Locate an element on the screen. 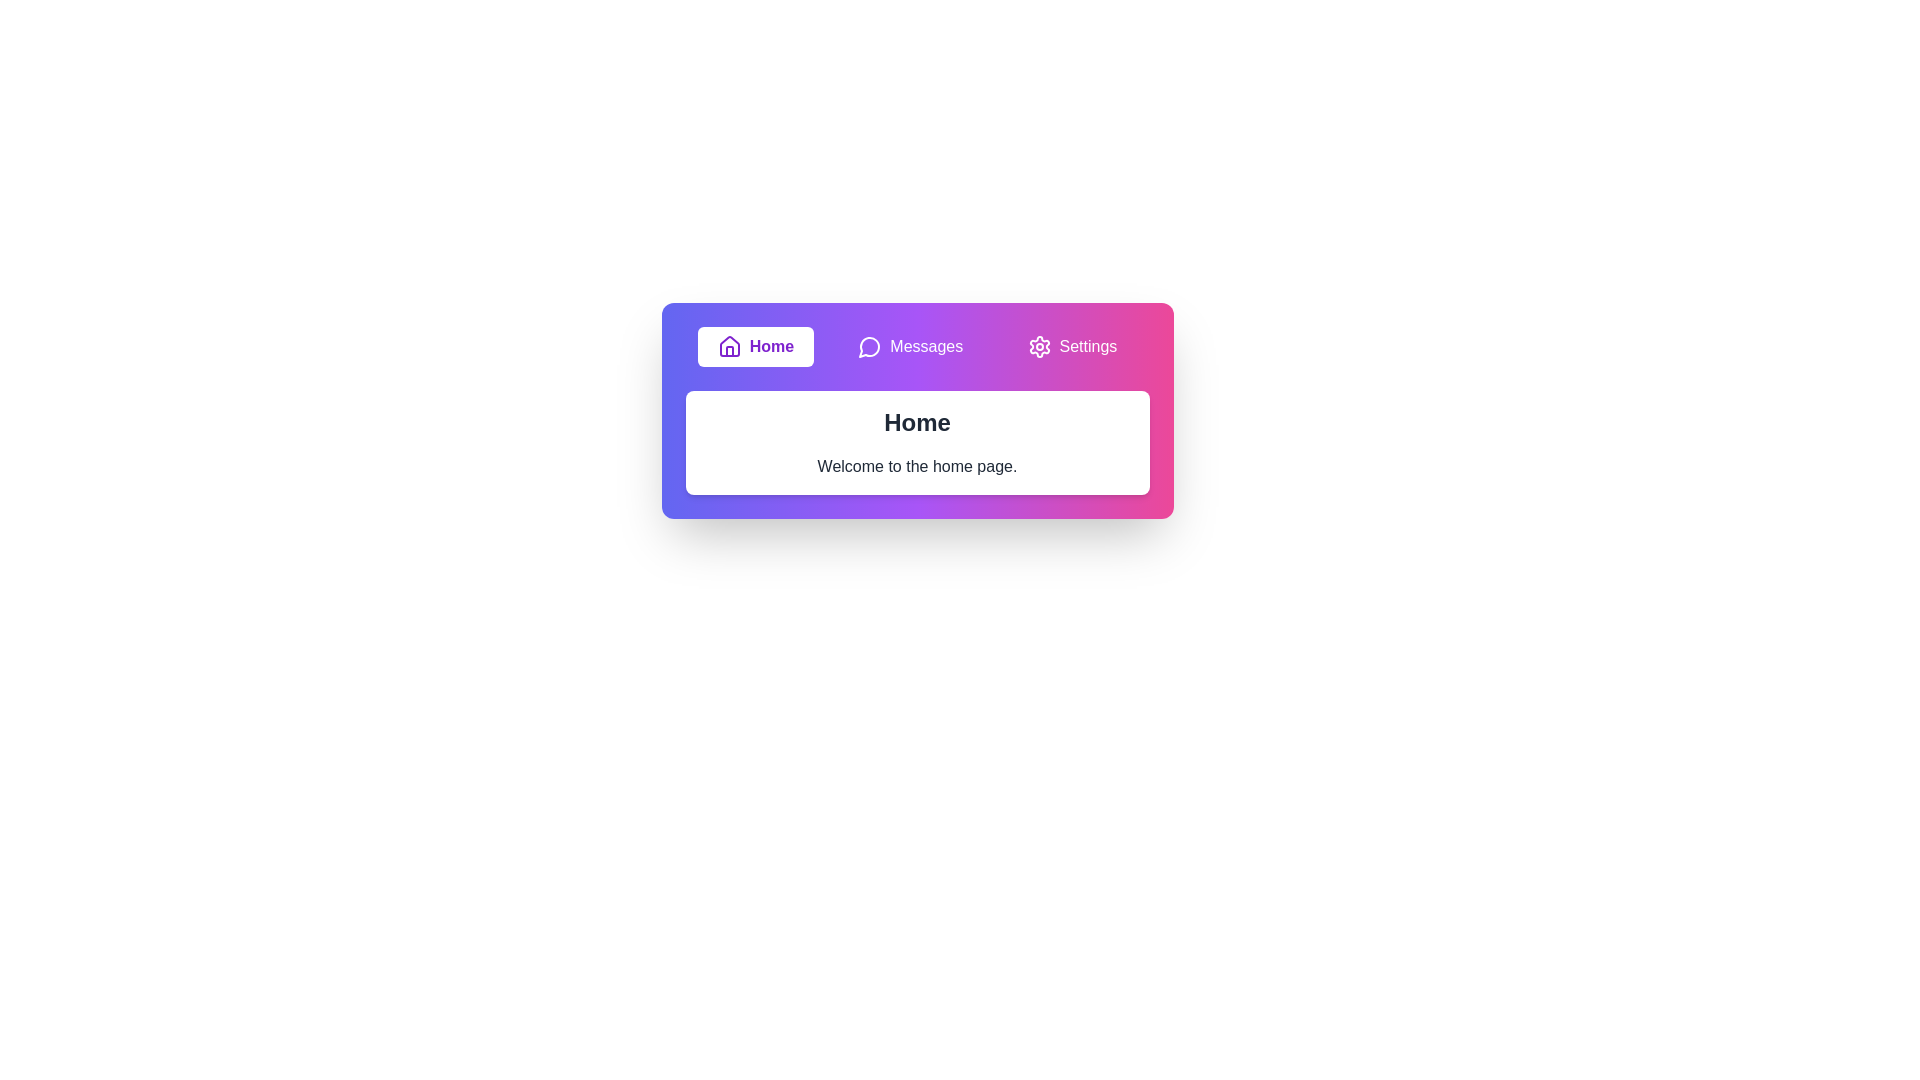 Image resolution: width=1920 pixels, height=1080 pixels. the Text label that indicates the navigation button for the home page, located to the right of the house icon is located at coordinates (754, 346).